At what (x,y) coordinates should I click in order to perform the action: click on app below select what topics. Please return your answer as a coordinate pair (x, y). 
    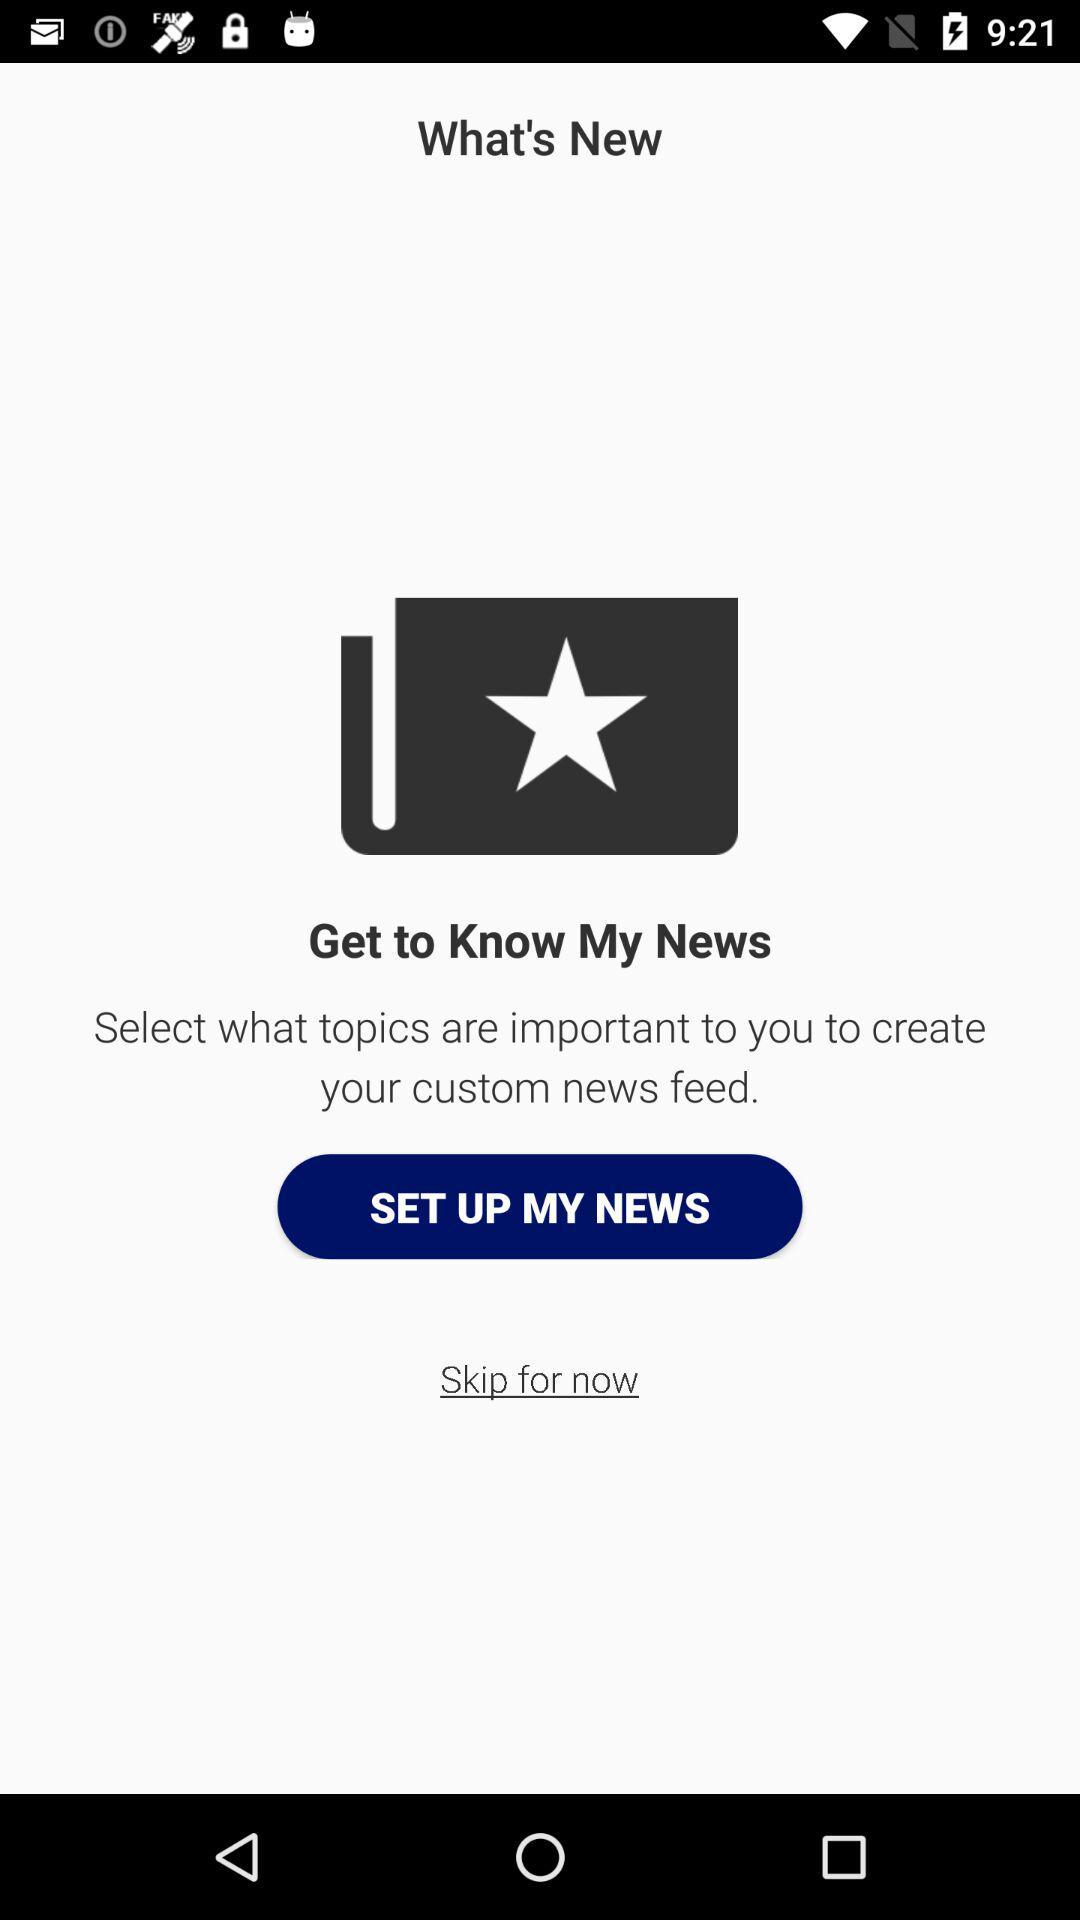
    Looking at the image, I should click on (540, 1205).